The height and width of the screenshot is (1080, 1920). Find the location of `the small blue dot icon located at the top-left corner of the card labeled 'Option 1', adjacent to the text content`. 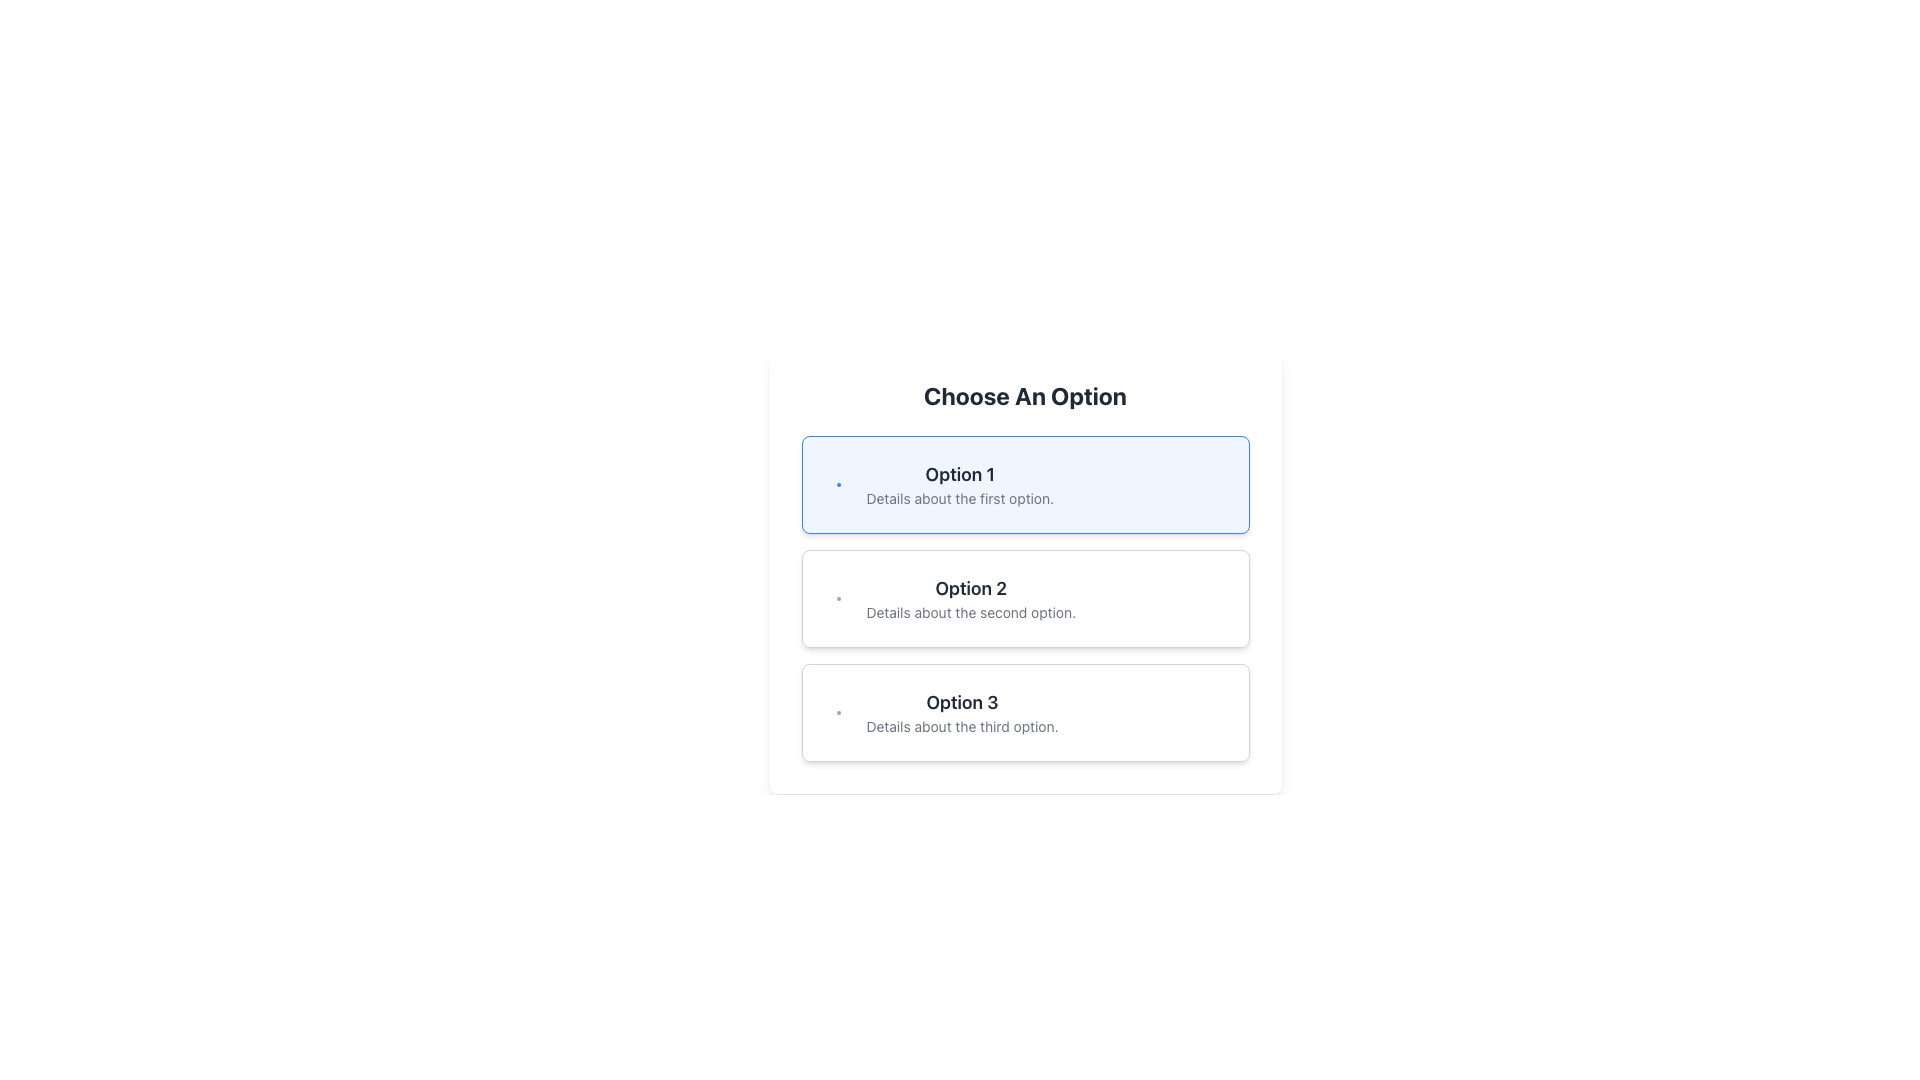

the small blue dot icon located at the top-left corner of the card labeled 'Option 1', adjacent to the text content is located at coordinates (838, 485).